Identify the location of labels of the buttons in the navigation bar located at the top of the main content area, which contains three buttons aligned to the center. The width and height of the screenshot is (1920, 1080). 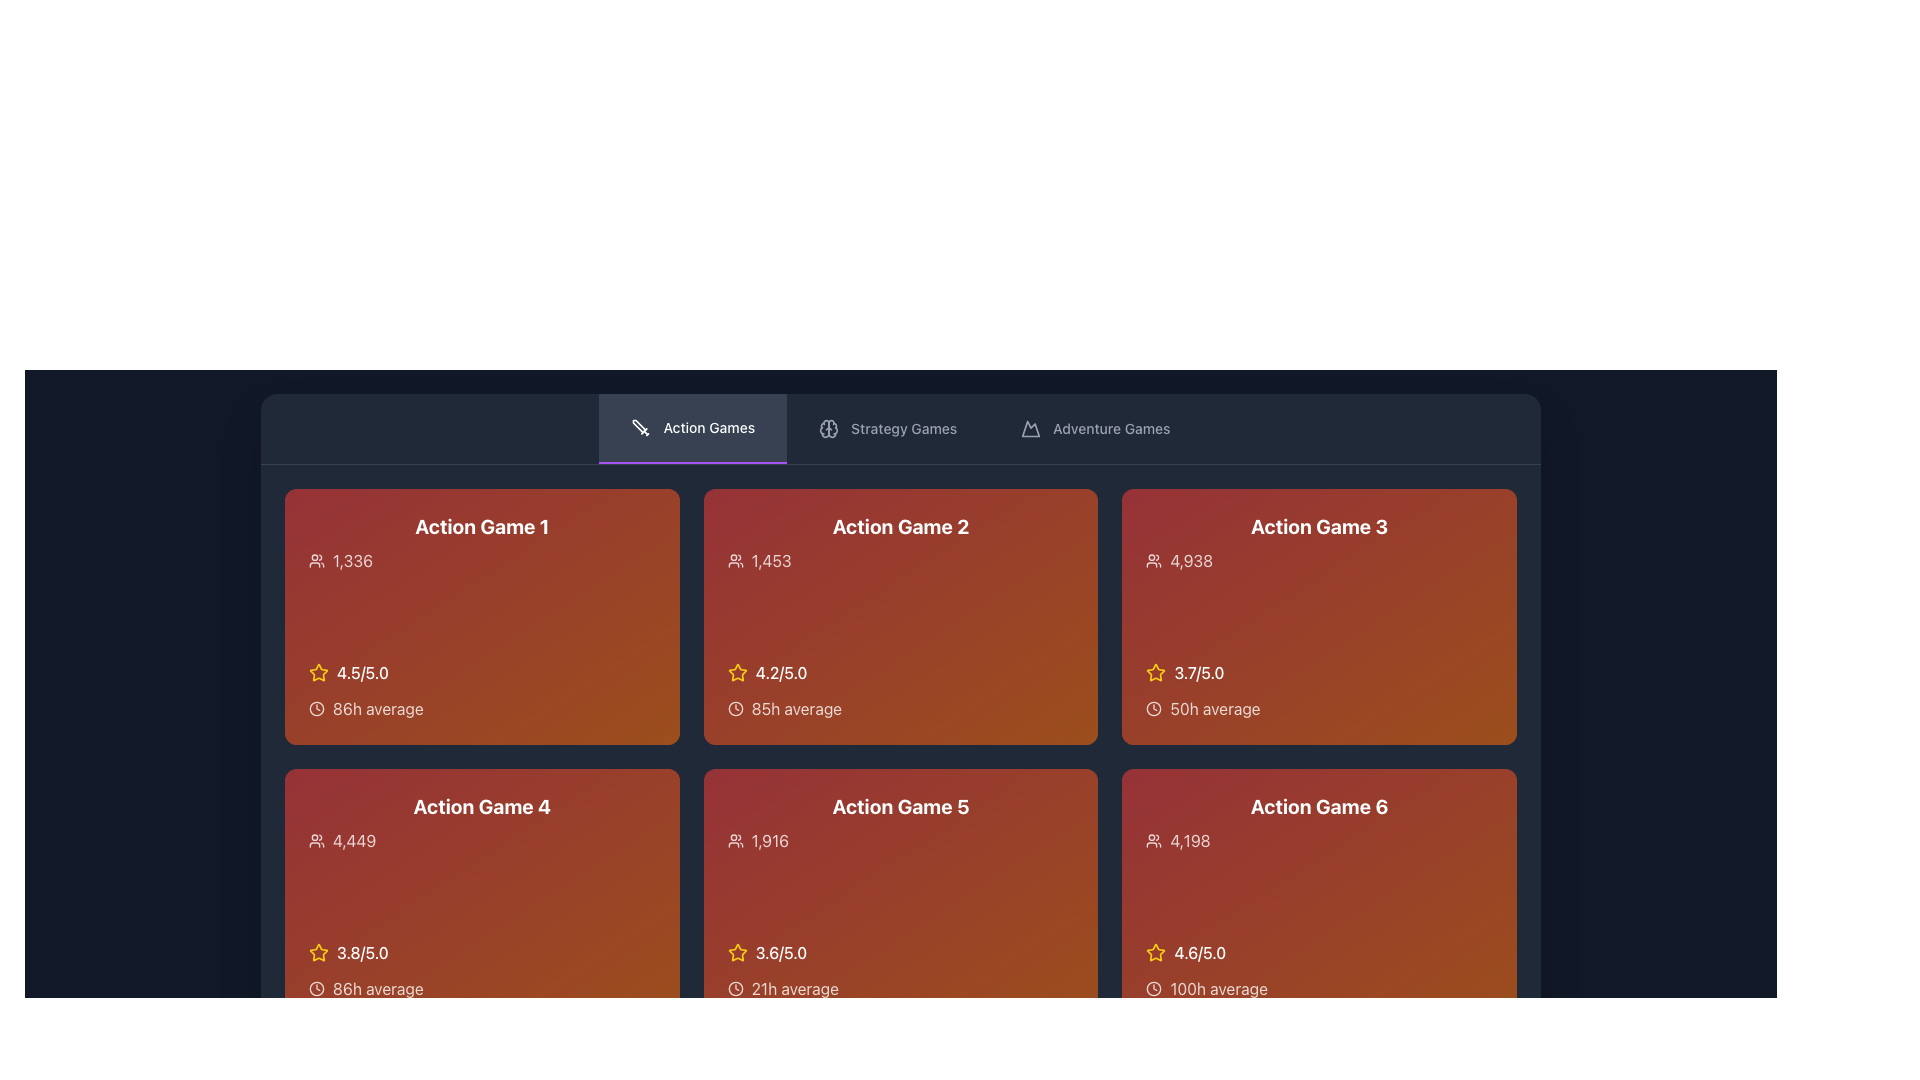
(900, 428).